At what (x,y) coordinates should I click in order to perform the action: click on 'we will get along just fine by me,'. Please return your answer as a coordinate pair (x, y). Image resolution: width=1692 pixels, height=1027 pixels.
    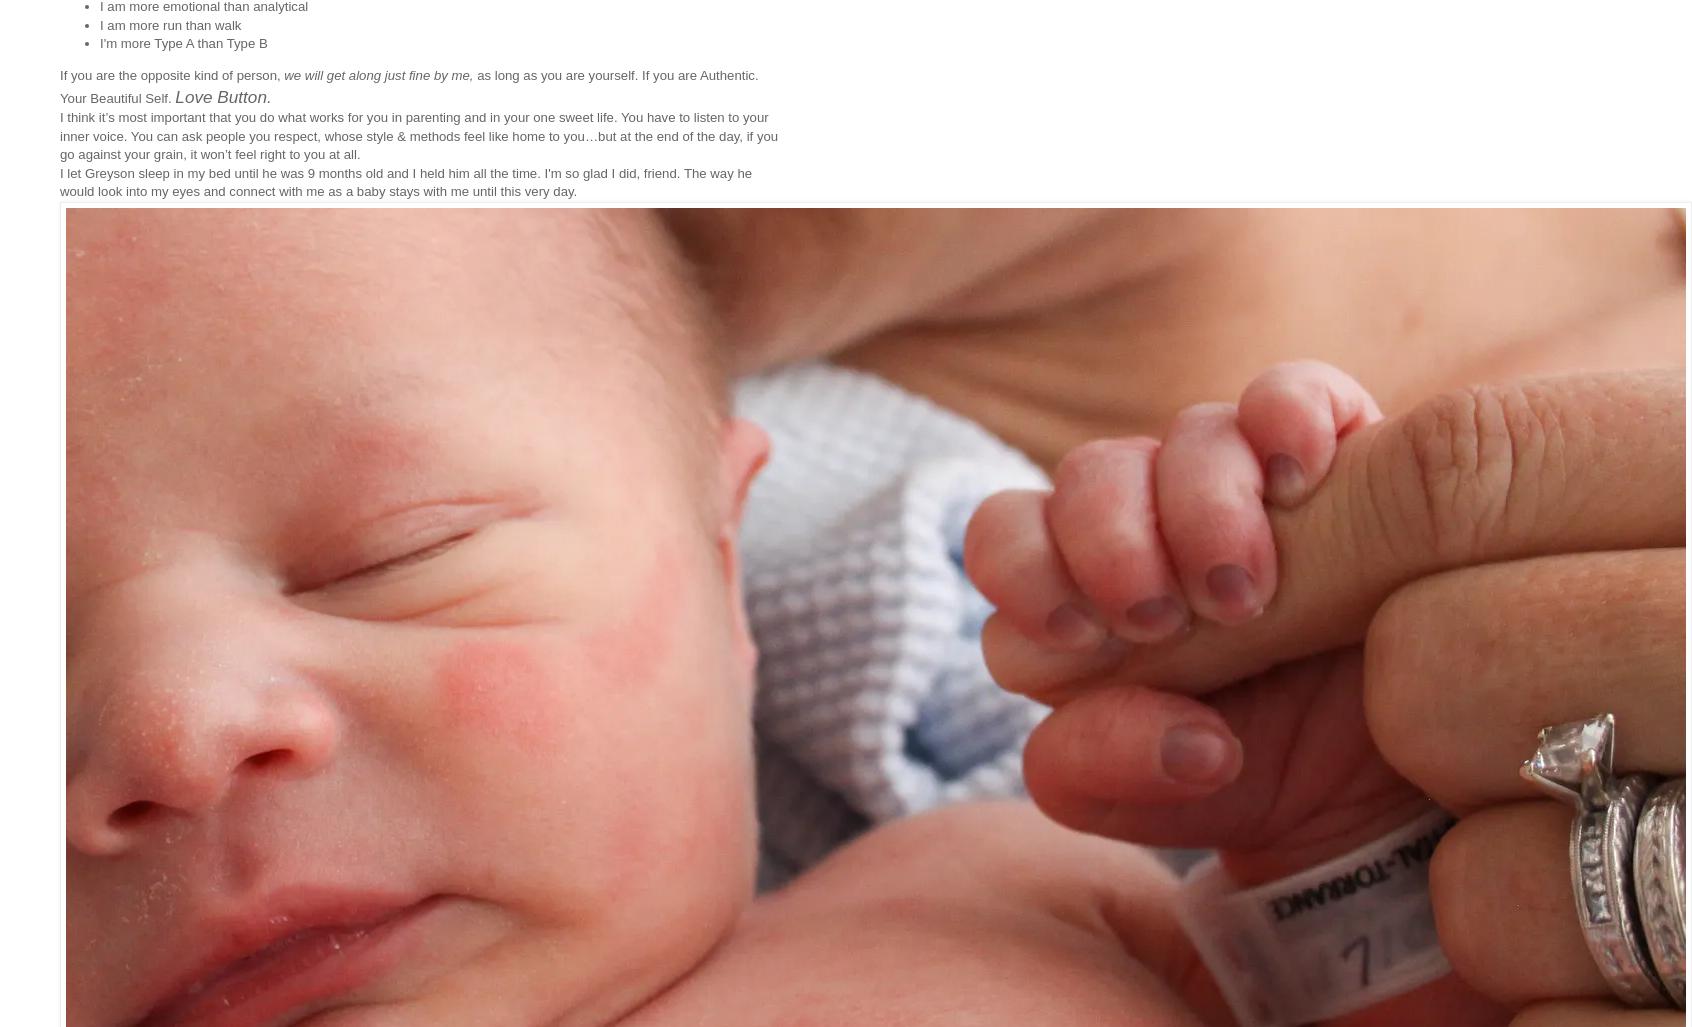
    Looking at the image, I should click on (378, 73).